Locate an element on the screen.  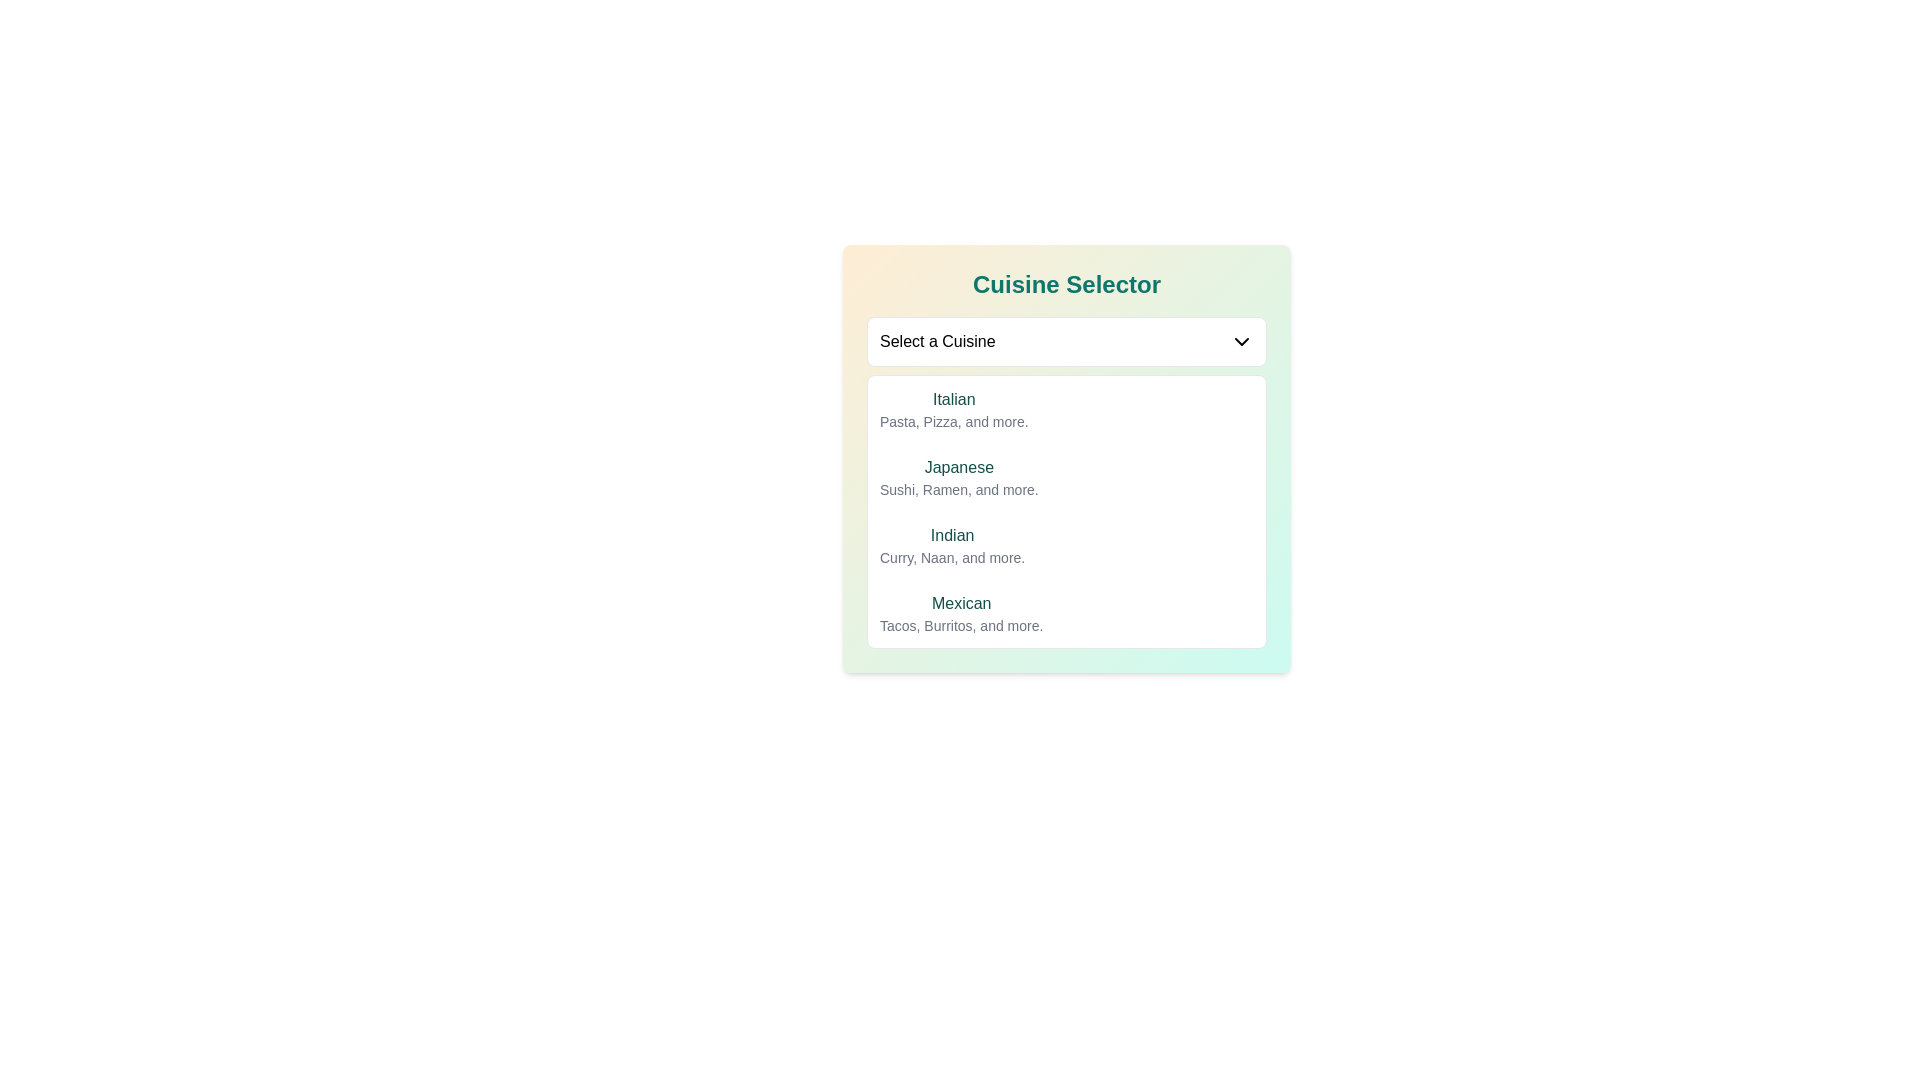
the 'Japanese' text label in the dropdown selection list is located at coordinates (958, 467).